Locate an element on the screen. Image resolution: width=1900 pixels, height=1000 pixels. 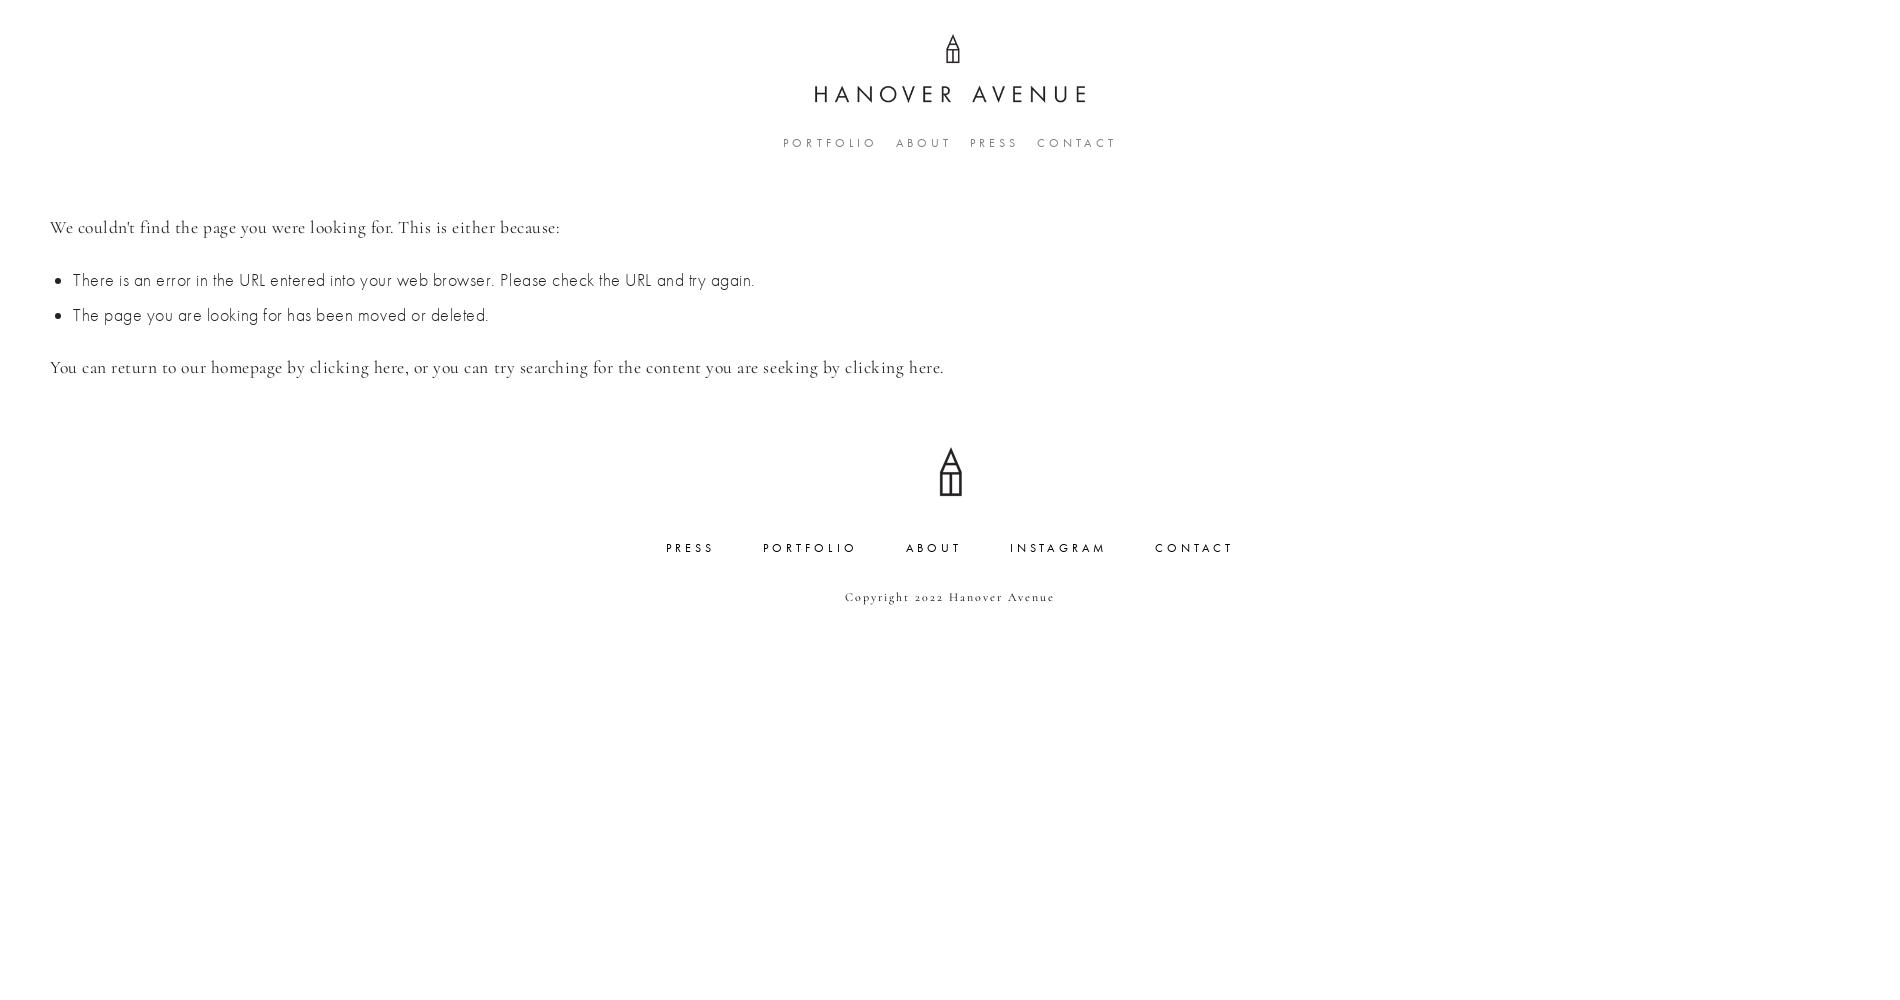
', or you can try searching for the
  content you are seeking by' is located at coordinates (624, 366).